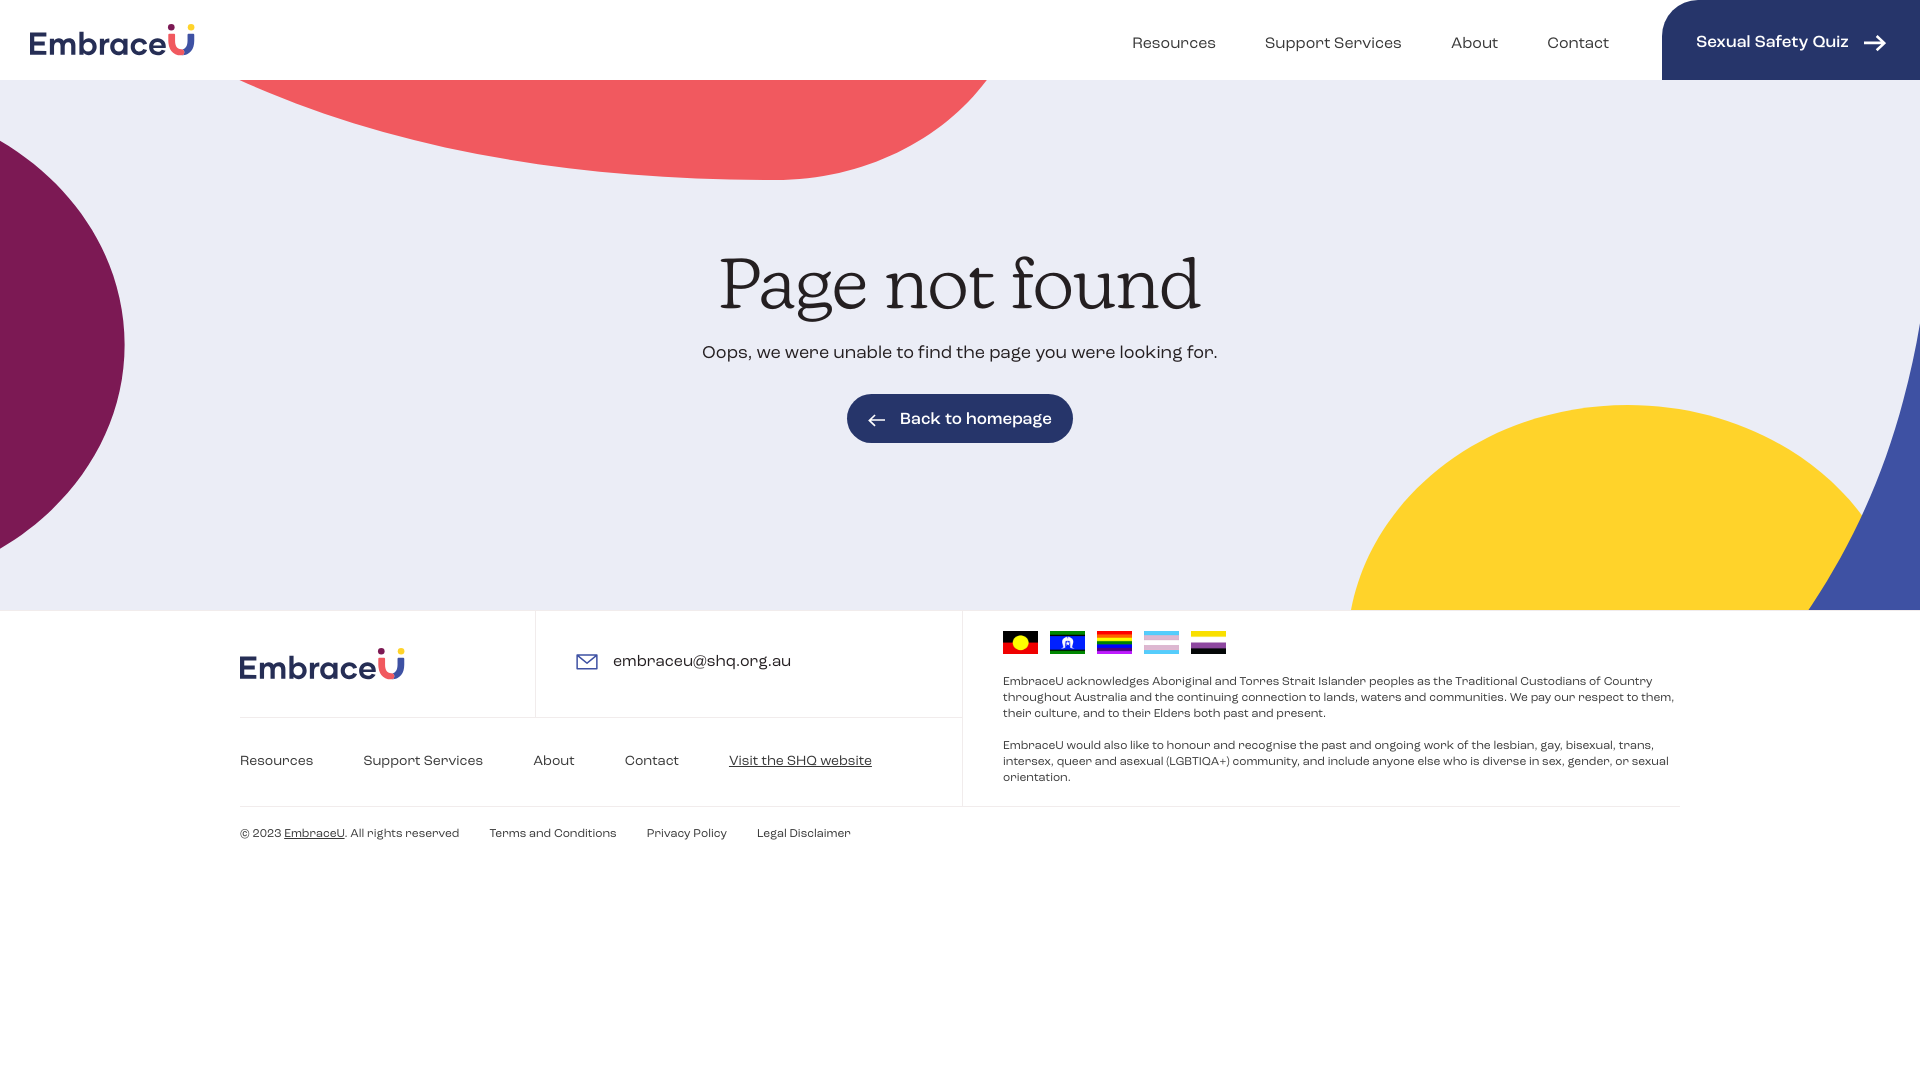  I want to click on 'Legal Disclaimer', so click(804, 833).